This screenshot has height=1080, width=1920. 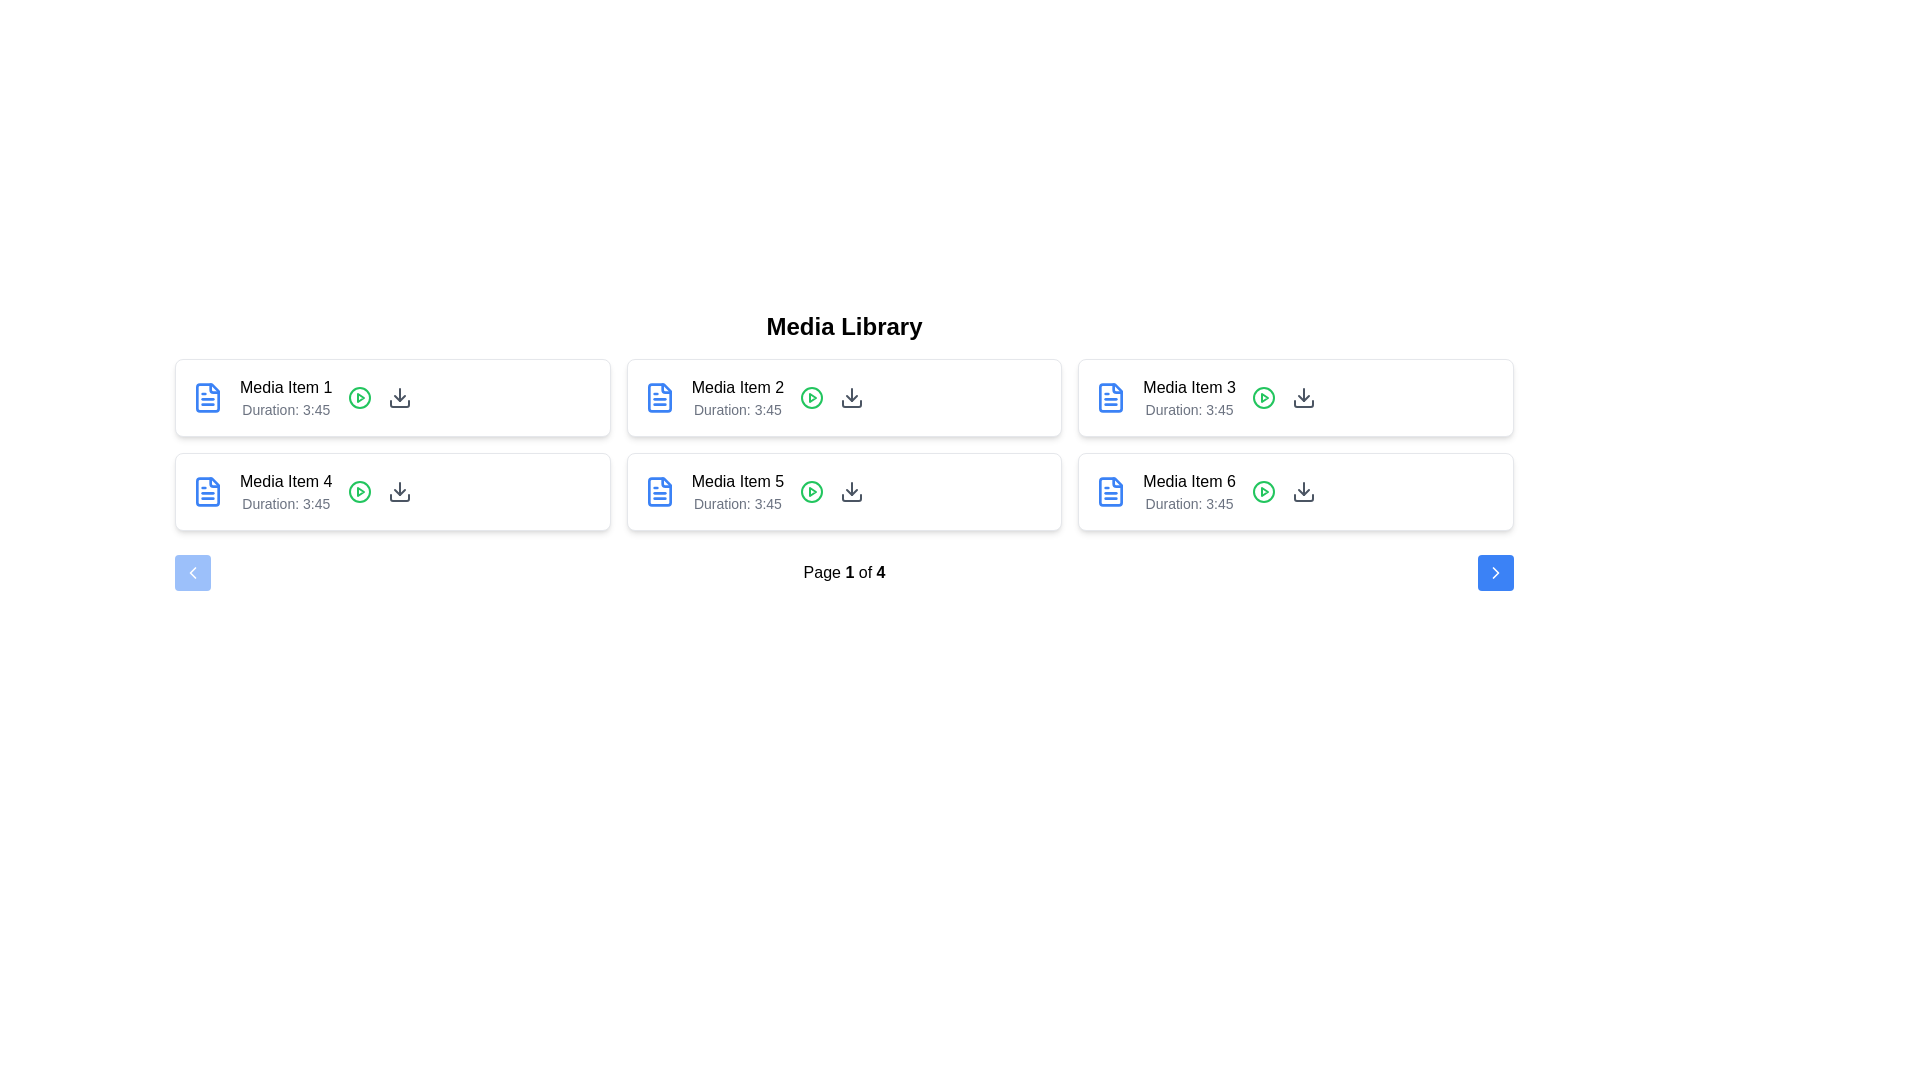 I want to click on the small rectangular button with rounded corners and a blue background containing white text that appears to be an arrow pointing to the right, so click(x=1496, y=573).